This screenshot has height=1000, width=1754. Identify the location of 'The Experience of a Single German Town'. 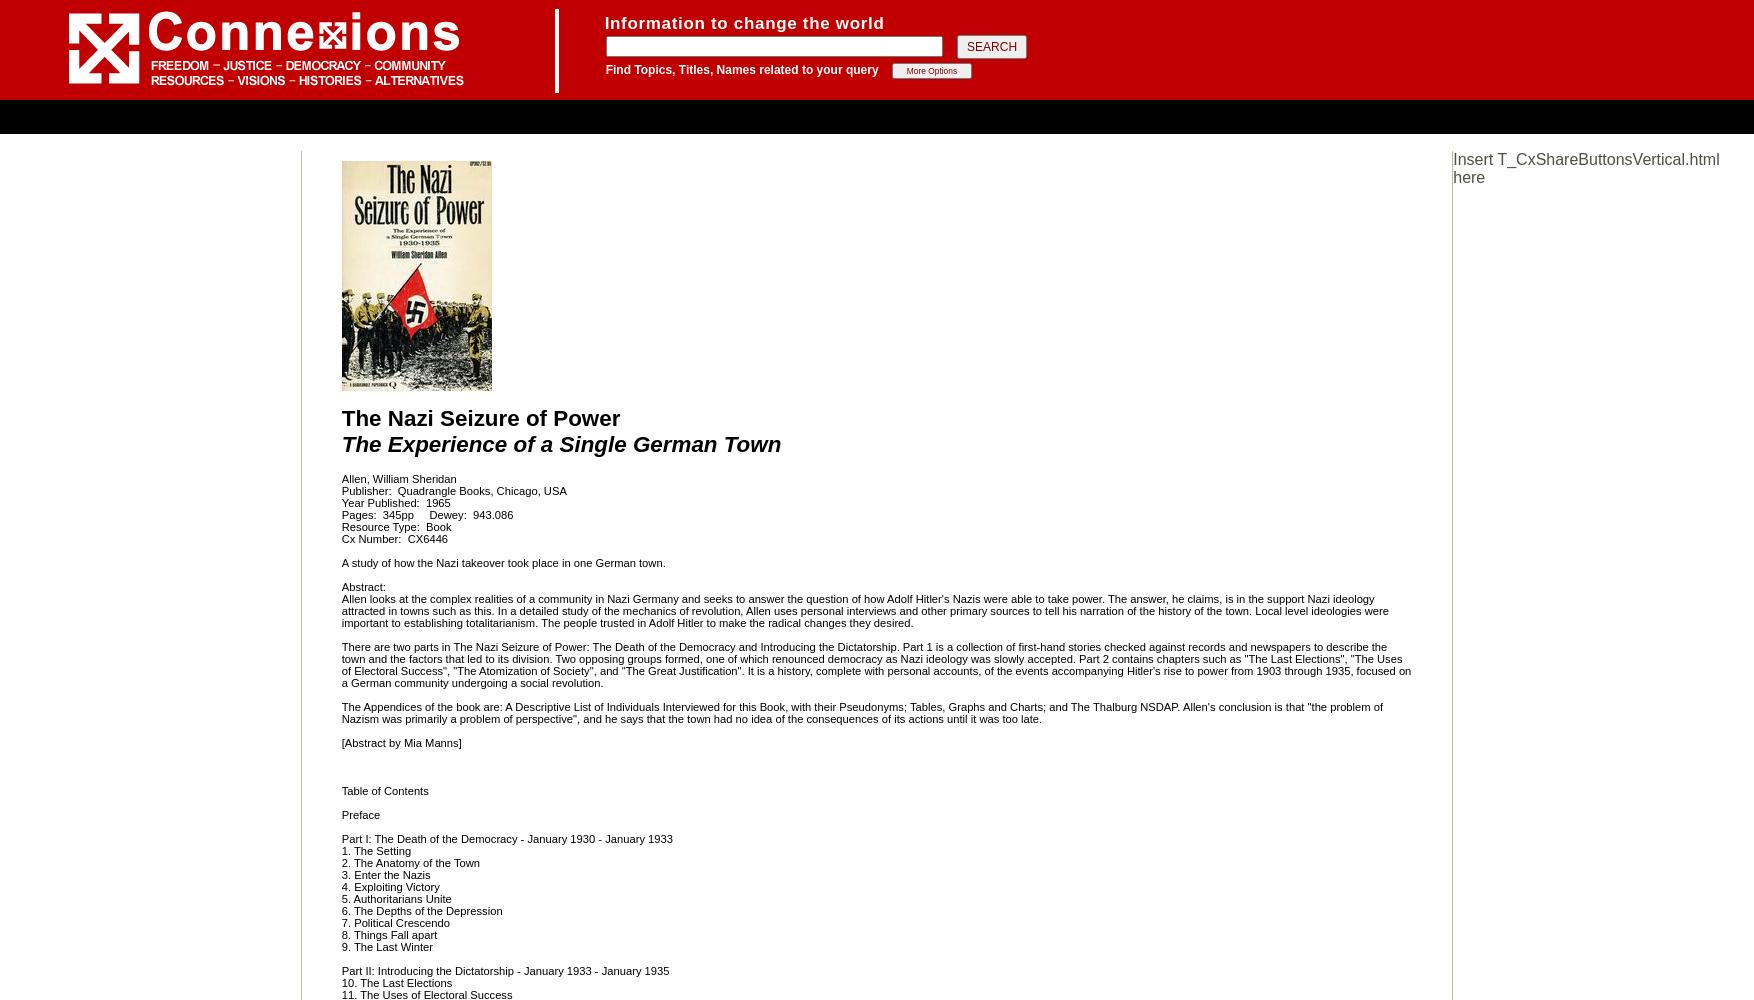
(560, 443).